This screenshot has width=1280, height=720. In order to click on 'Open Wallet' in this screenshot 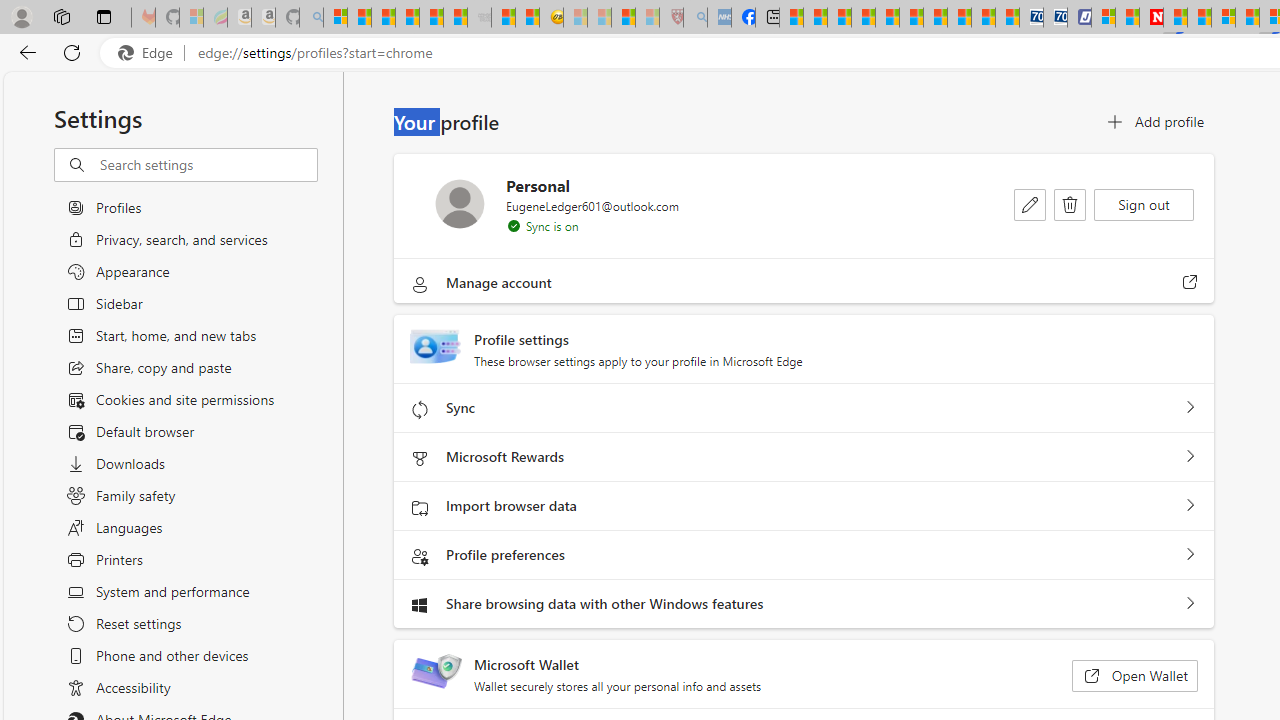, I will do `click(1134, 675)`.